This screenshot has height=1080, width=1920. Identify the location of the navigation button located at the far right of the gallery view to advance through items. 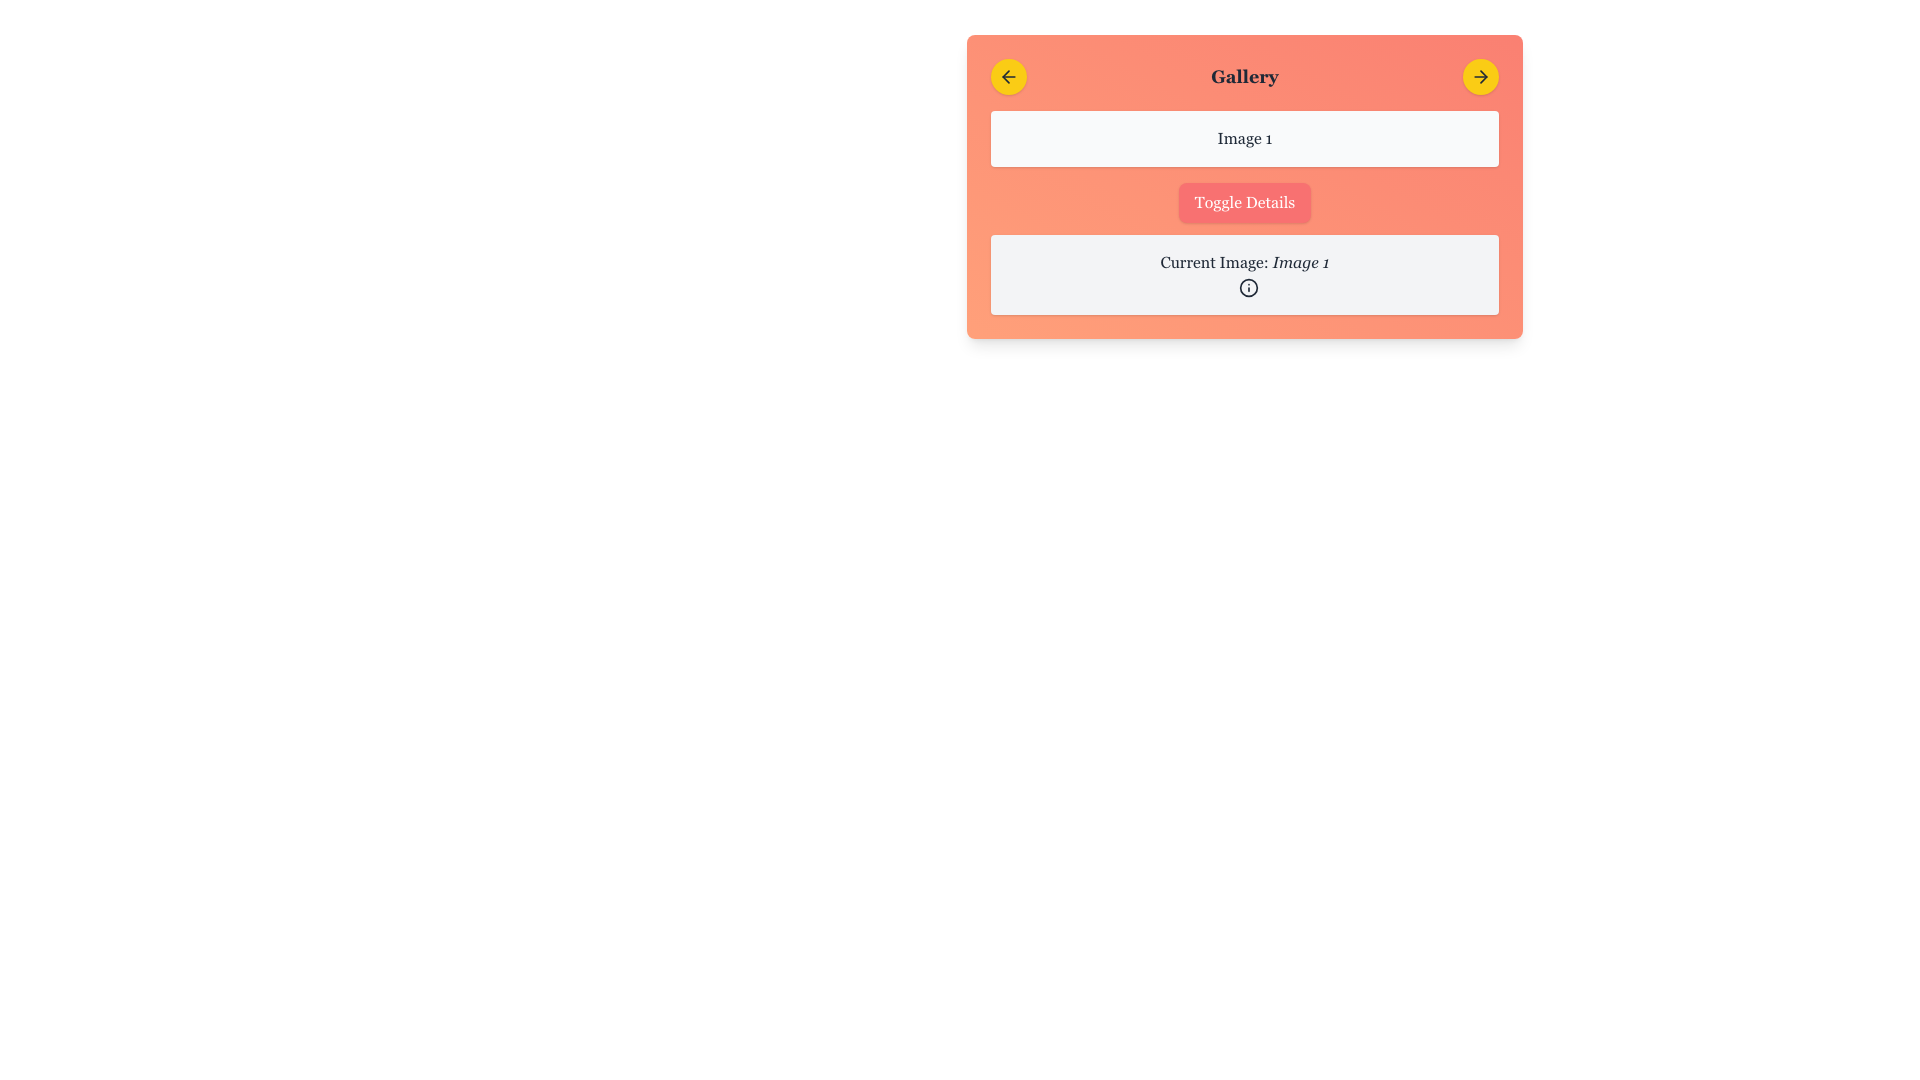
(1480, 76).